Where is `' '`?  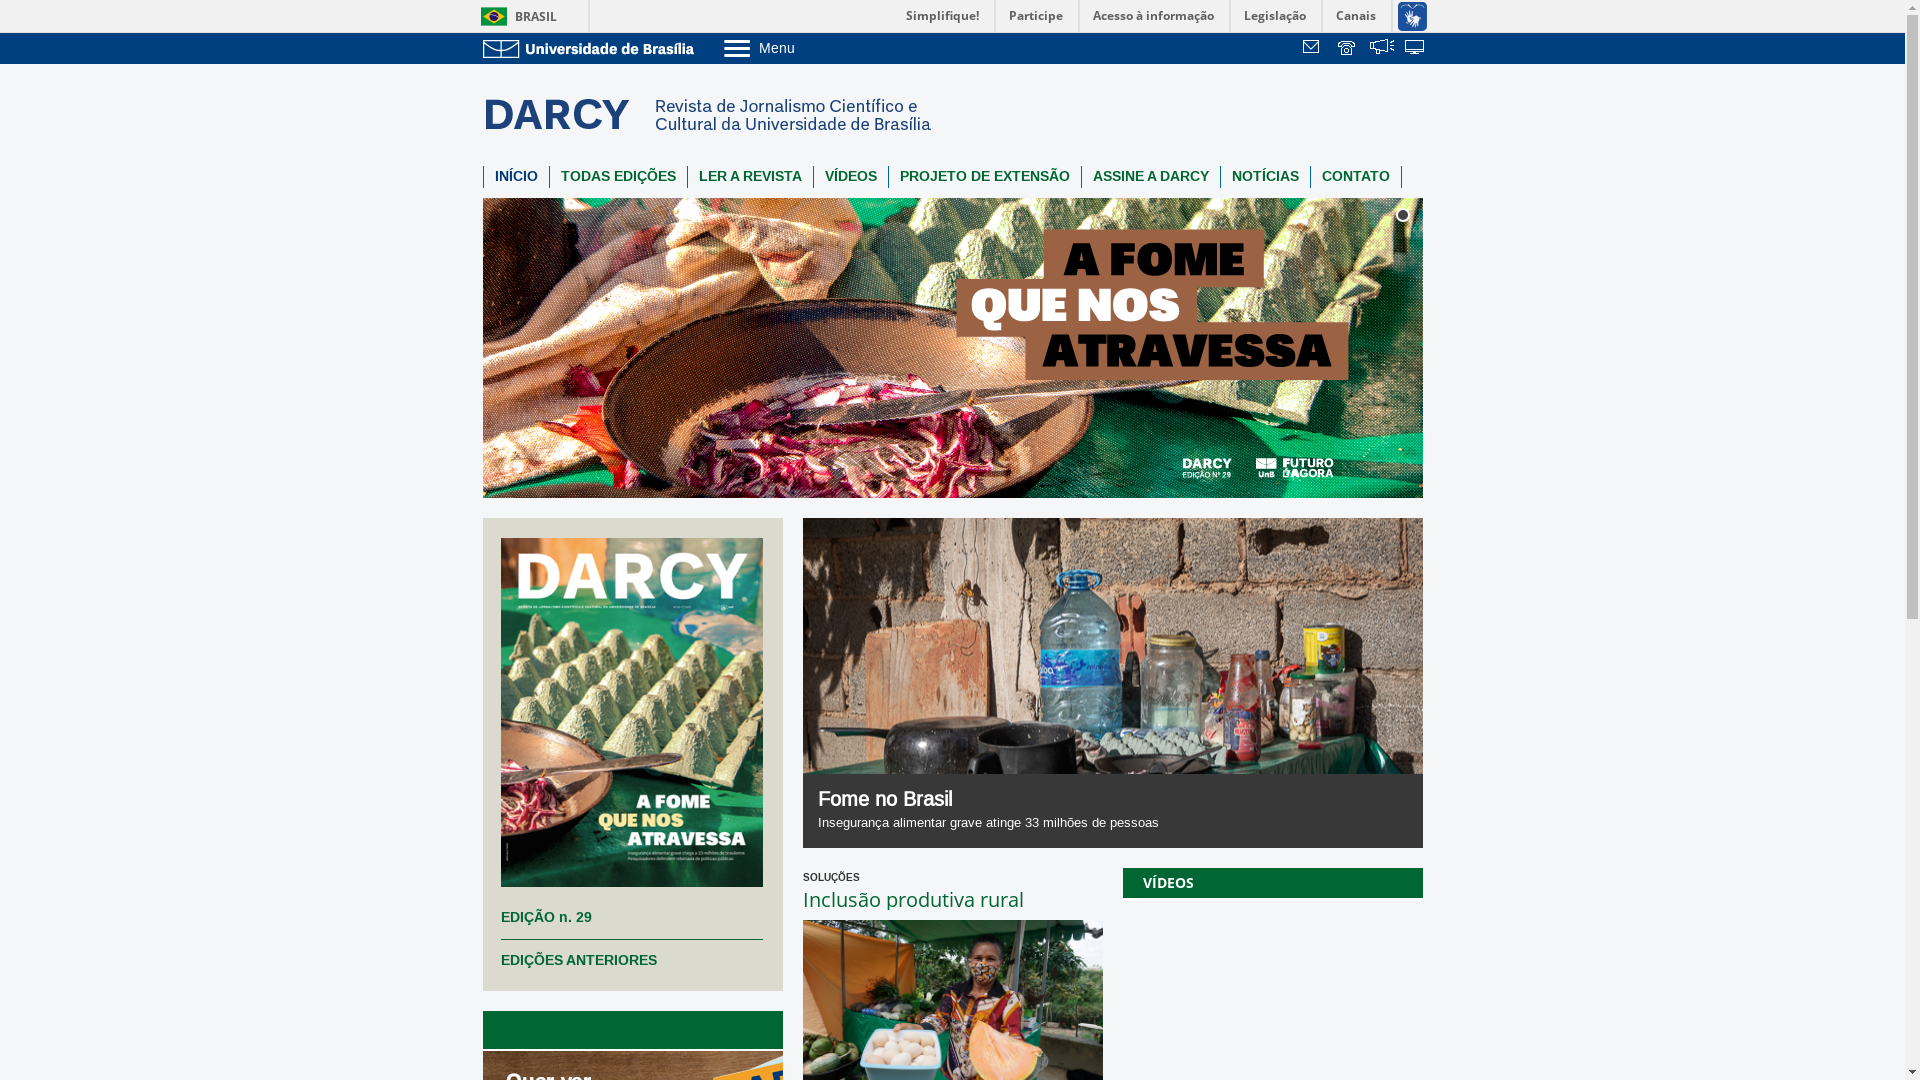
' ' is located at coordinates (1314, 48).